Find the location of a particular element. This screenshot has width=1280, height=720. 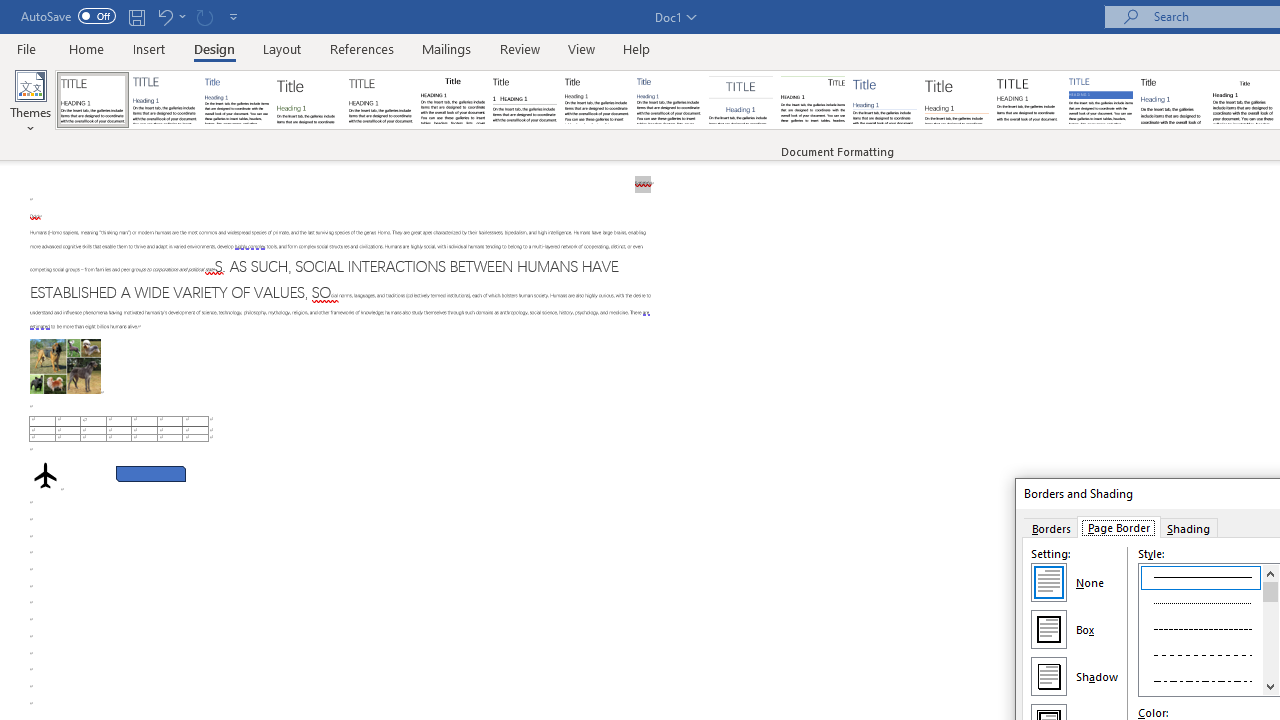

'Basic (Elegant)' is located at coordinates (165, 100).